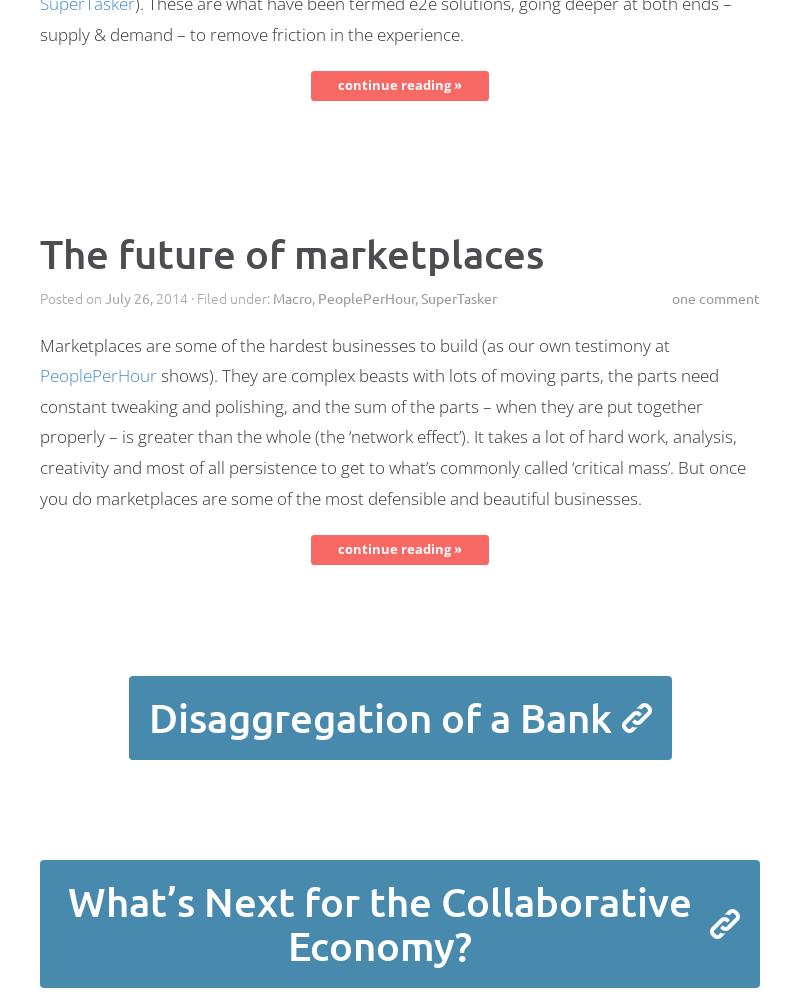  I want to click on '2014 · Filed under:', so click(212, 296).